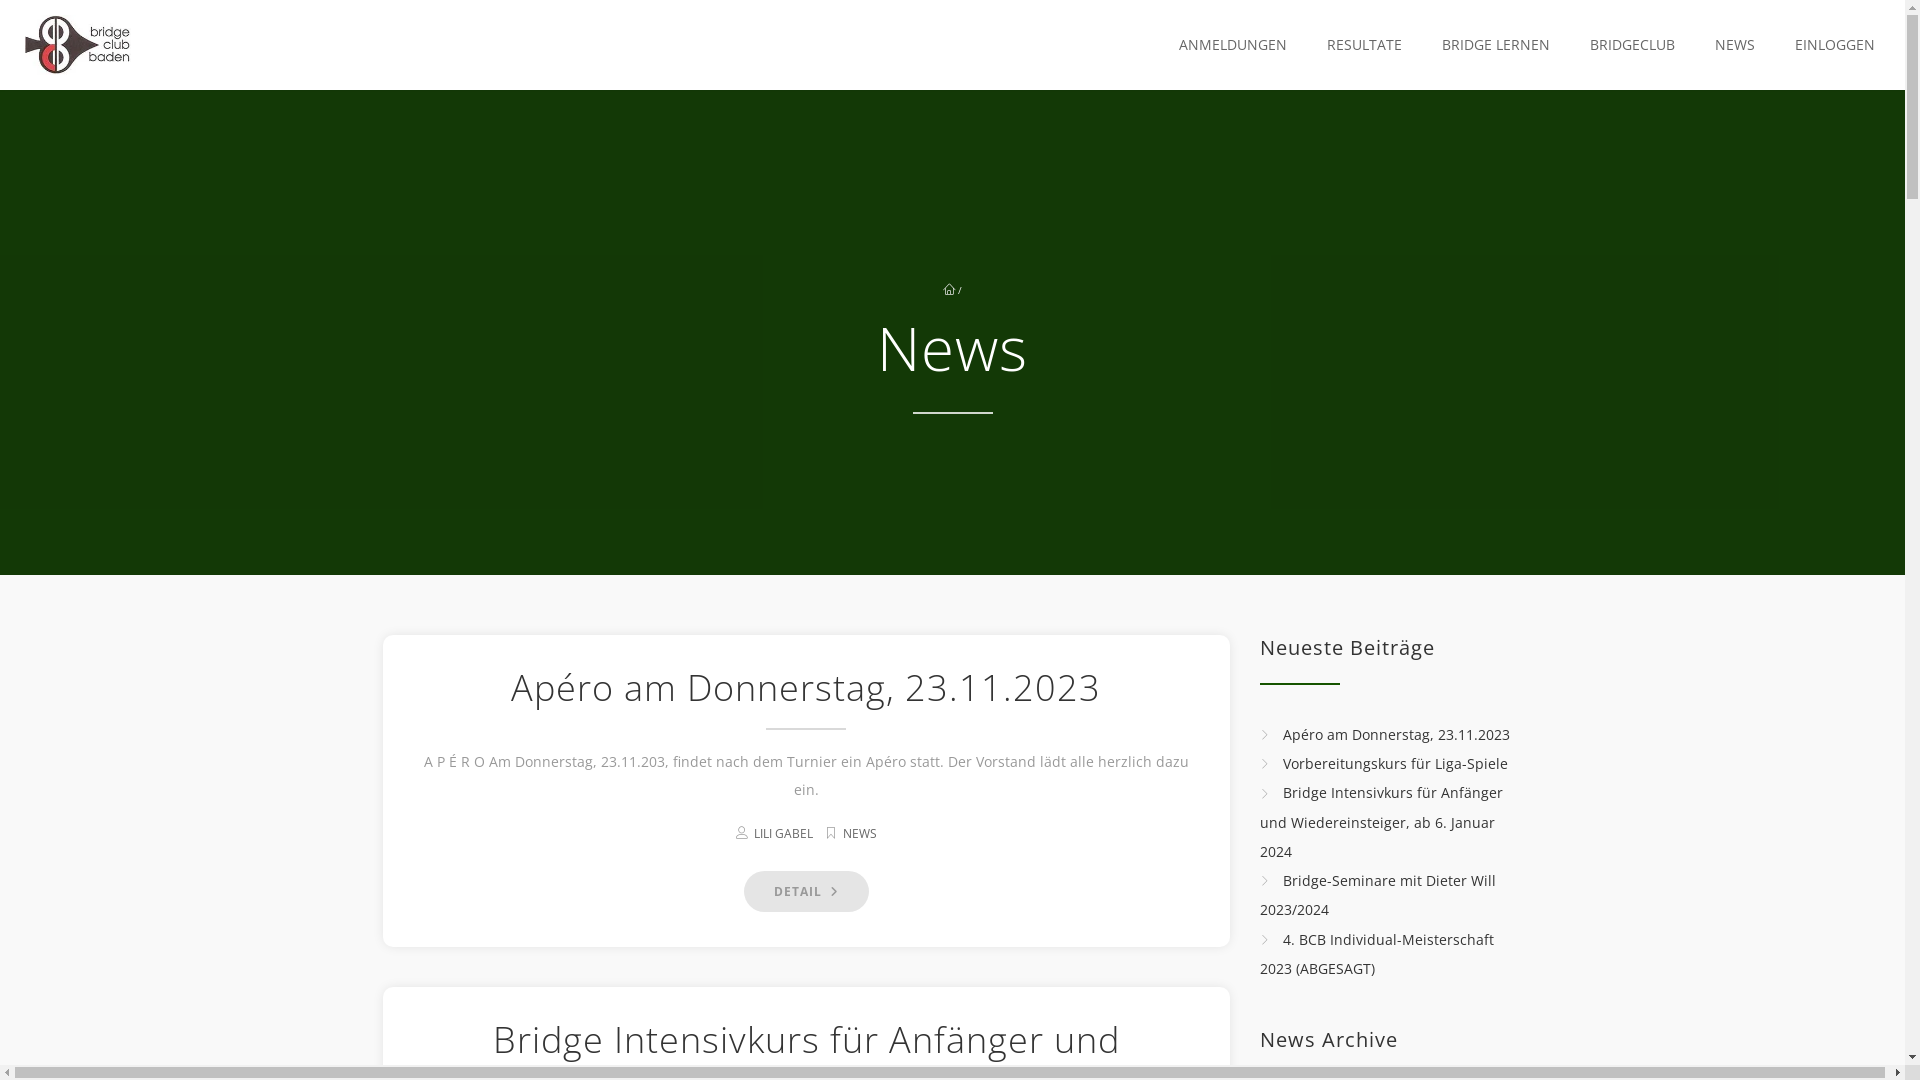  What do you see at coordinates (1227, 45) in the screenshot?
I see `'ANMELDUNGEN'` at bounding box center [1227, 45].